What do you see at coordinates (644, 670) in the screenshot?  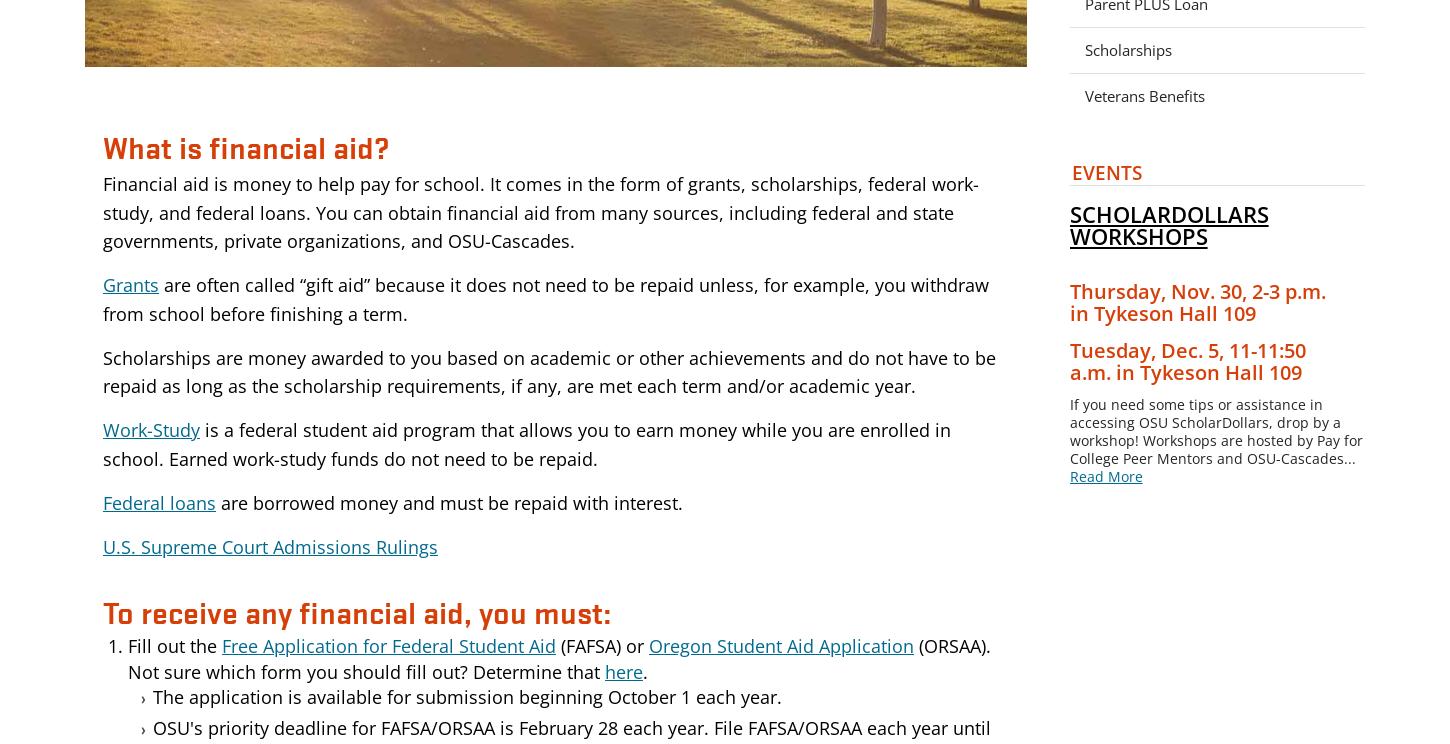 I see `'.'` at bounding box center [644, 670].